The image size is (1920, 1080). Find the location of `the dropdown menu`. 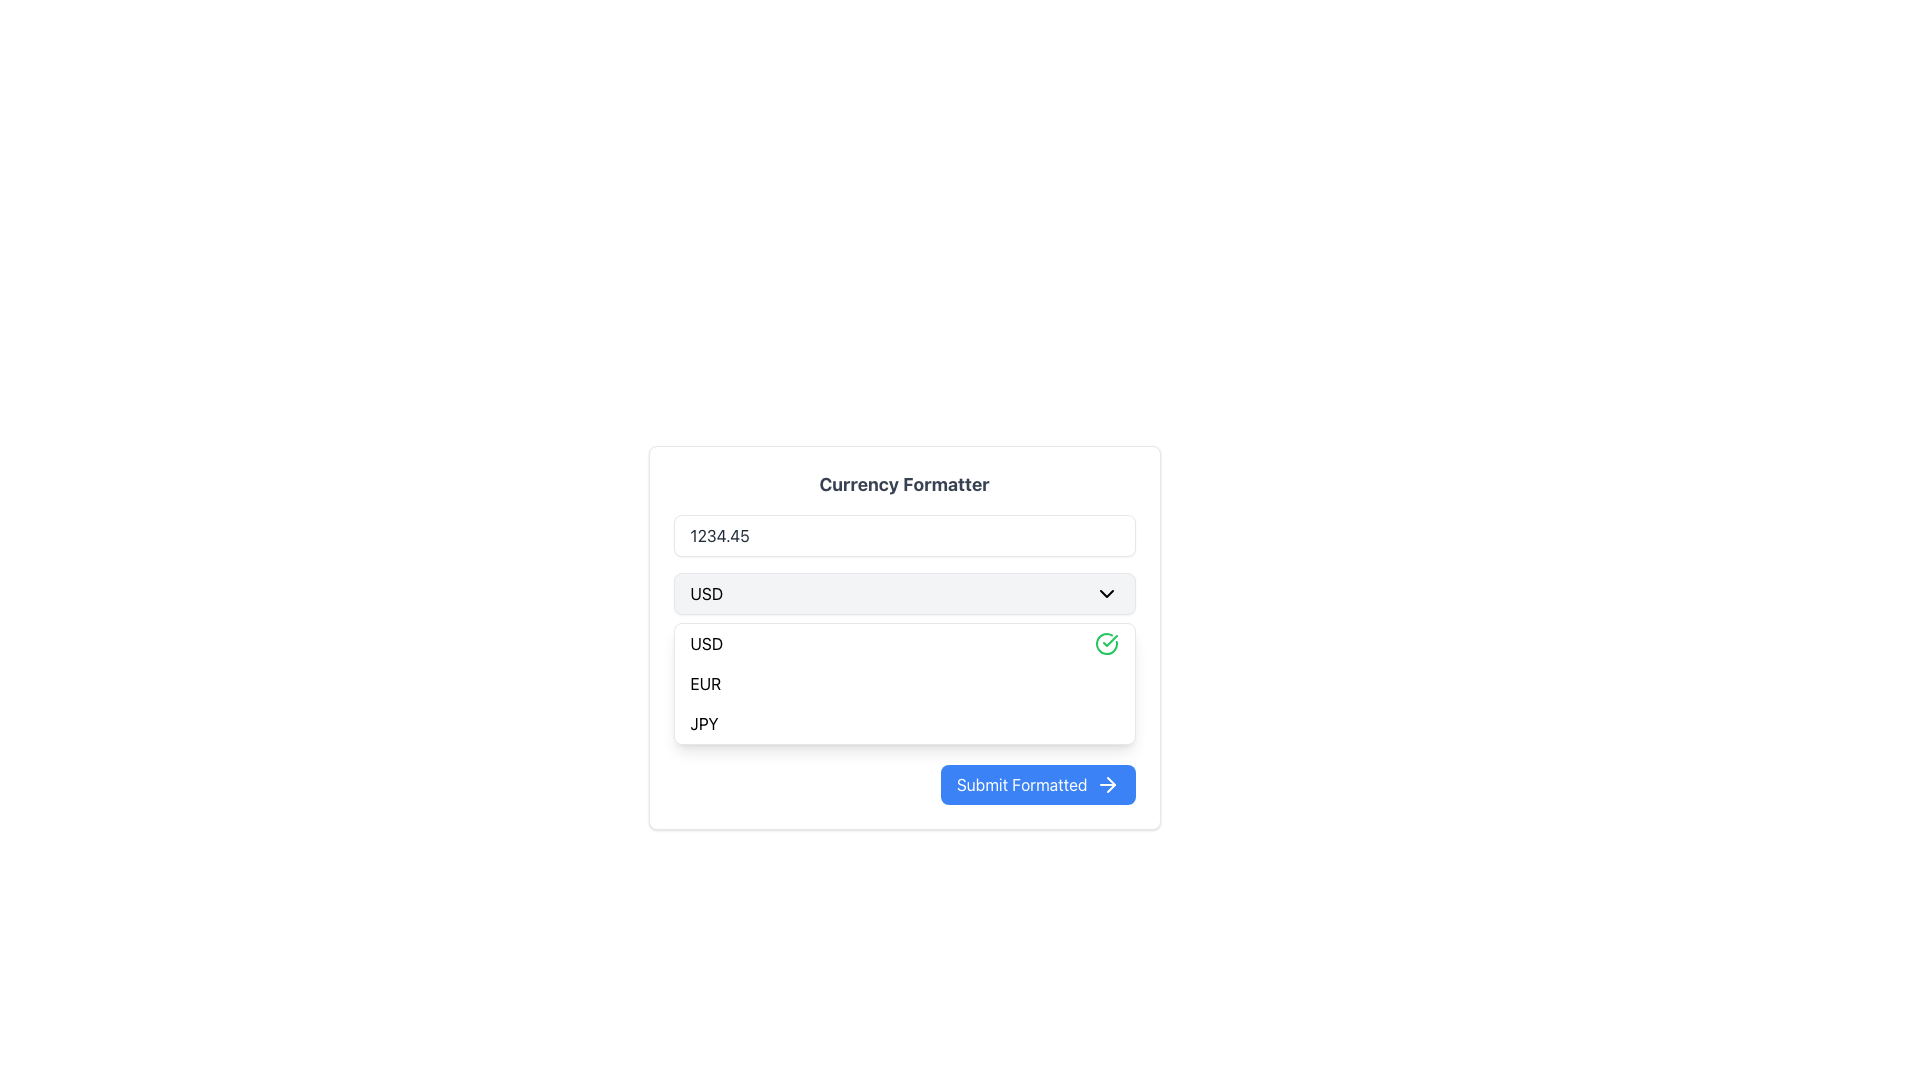

the dropdown menu is located at coordinates (903, 637).